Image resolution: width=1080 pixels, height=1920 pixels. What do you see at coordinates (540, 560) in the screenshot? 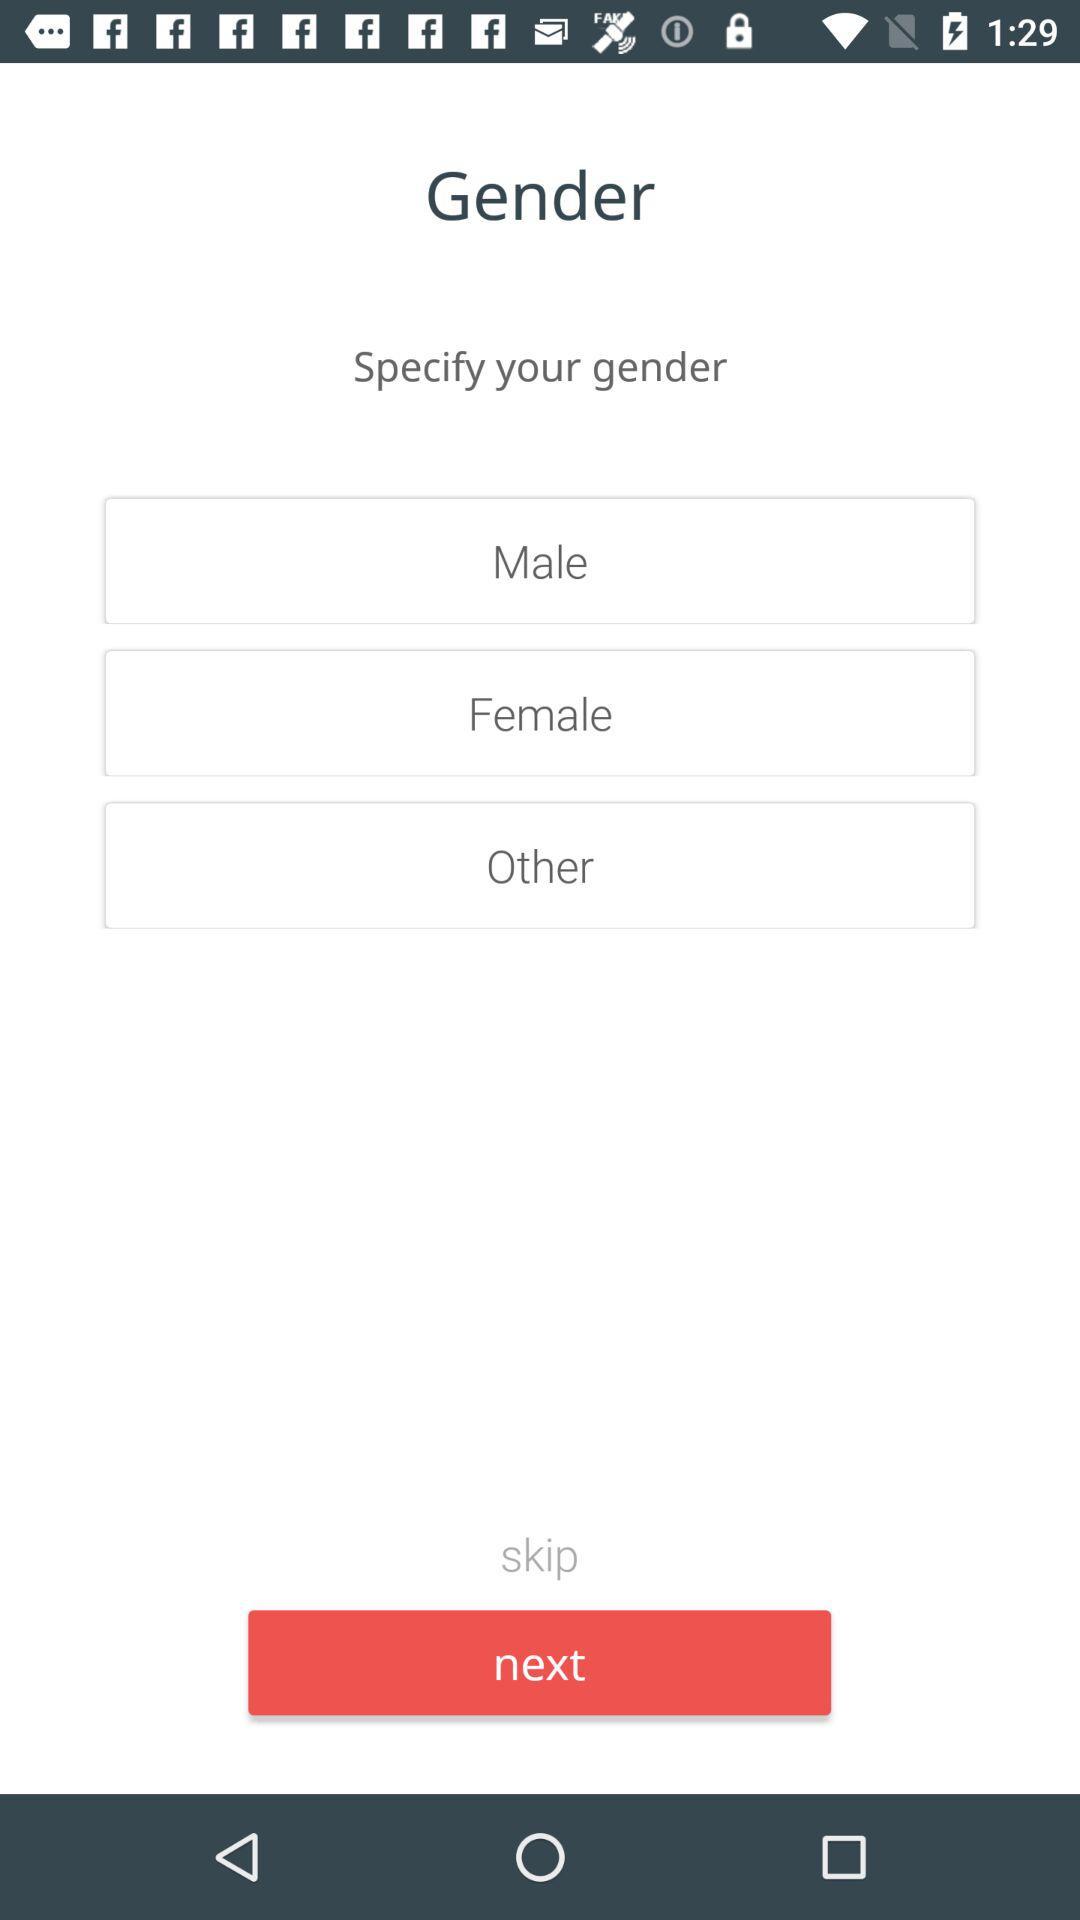
I see `the item below the specify your gender app` at bounding box center [540, 560].